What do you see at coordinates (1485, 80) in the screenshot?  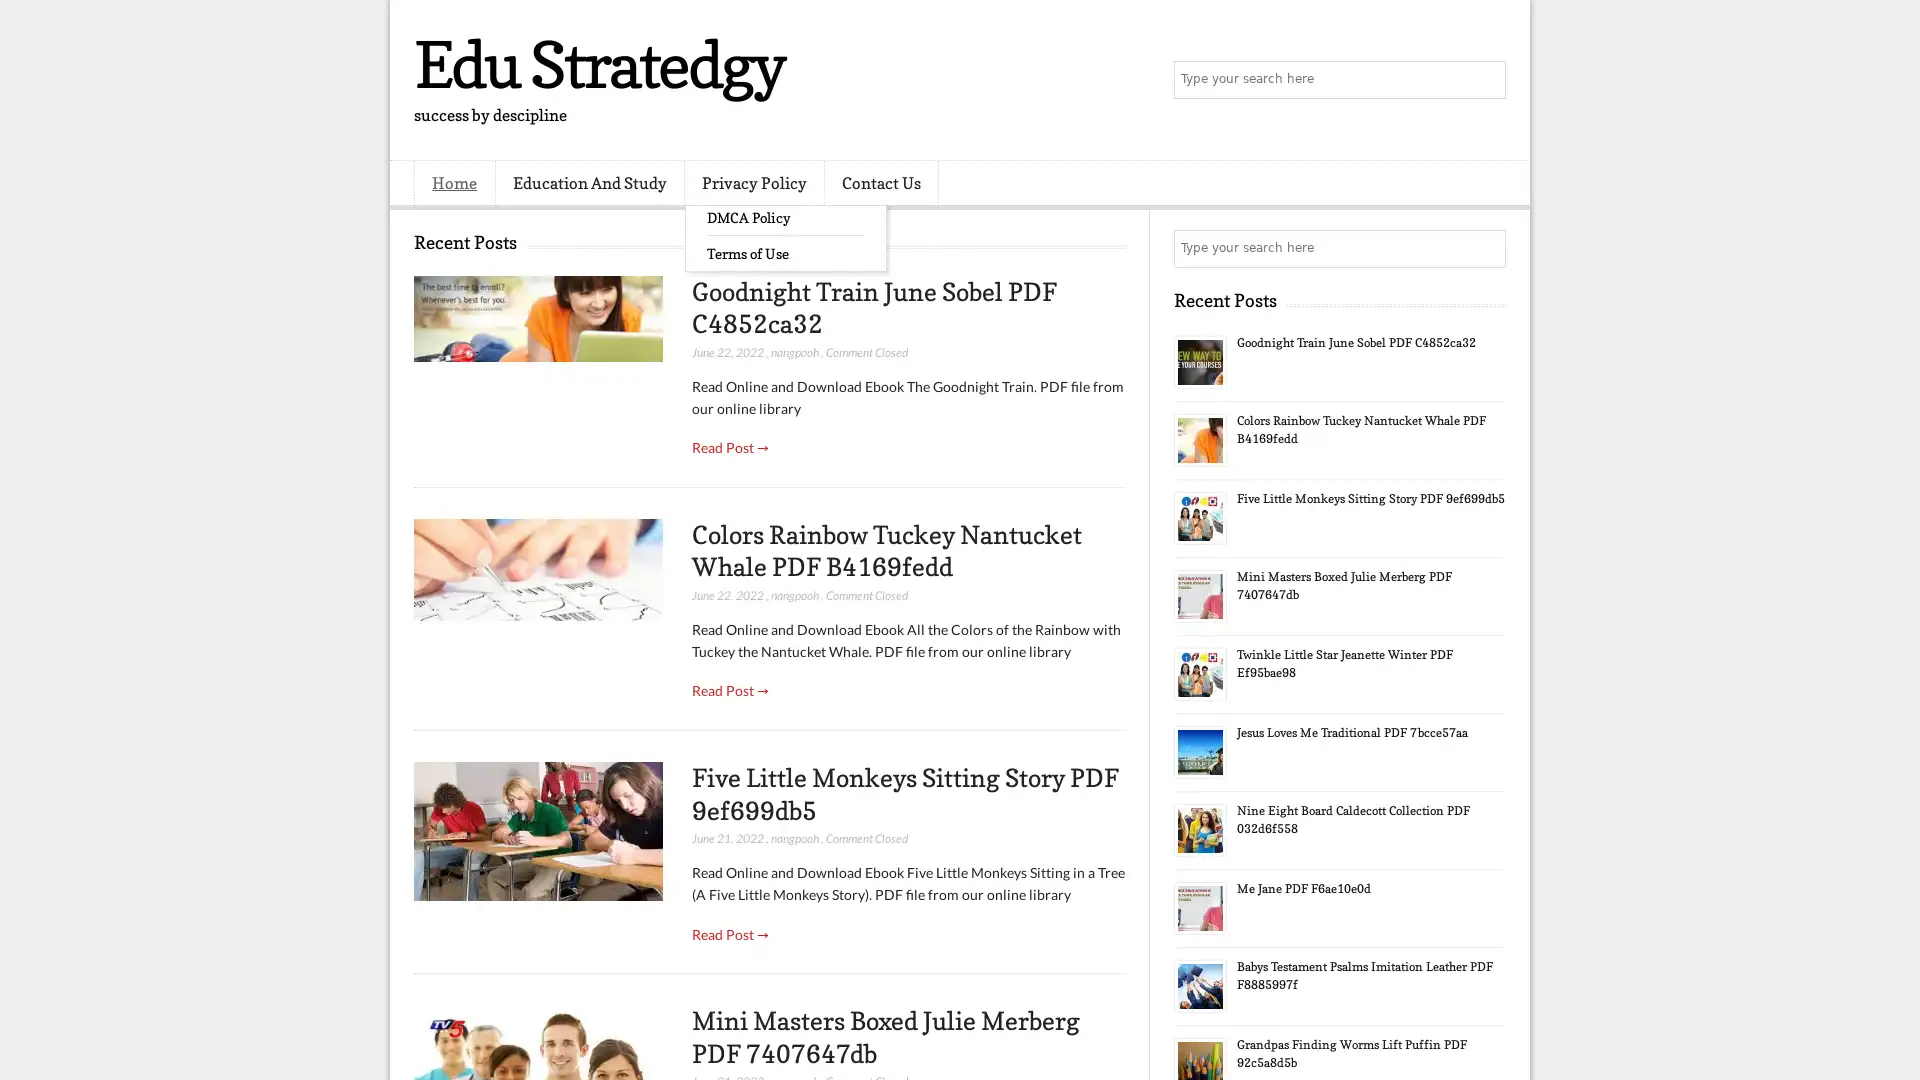 I see `Search` at bounding box center [1485, 80].